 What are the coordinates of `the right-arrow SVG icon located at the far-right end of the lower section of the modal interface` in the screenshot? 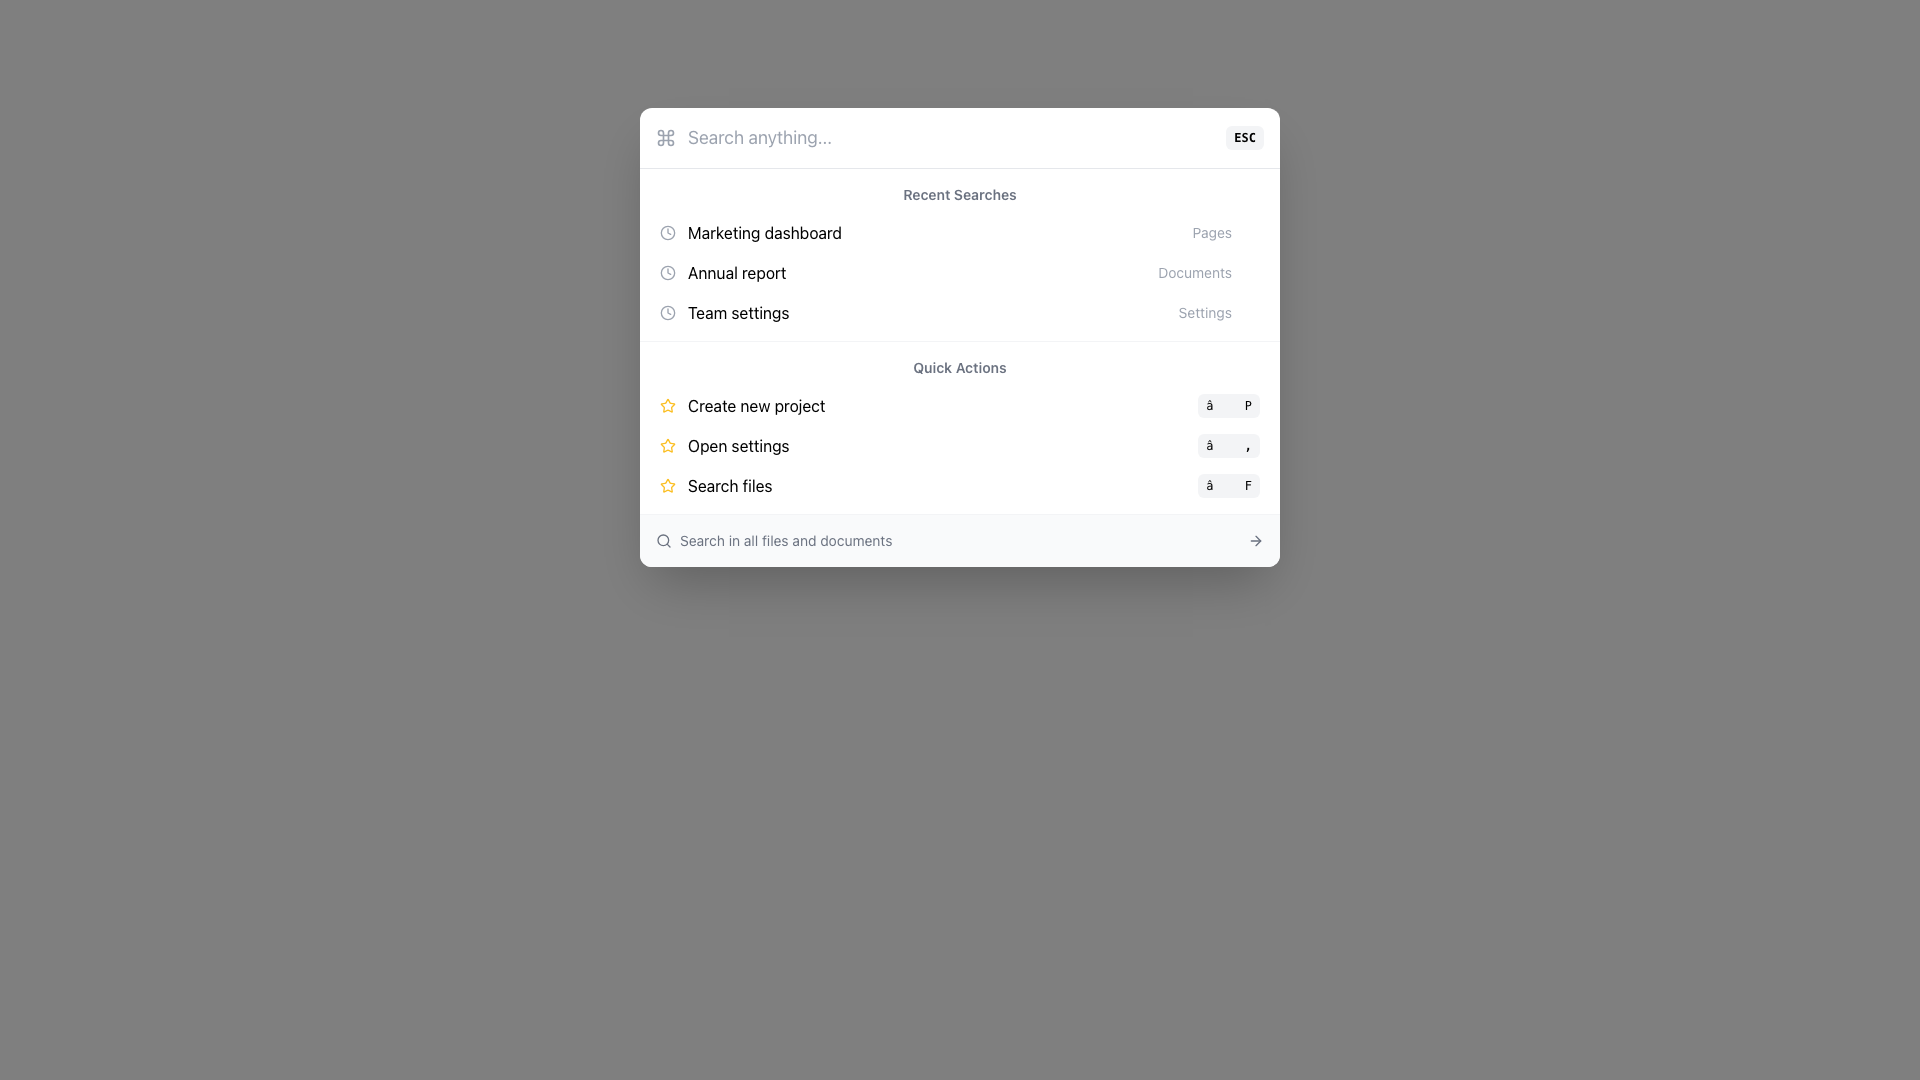 It's located at (1255, 540).